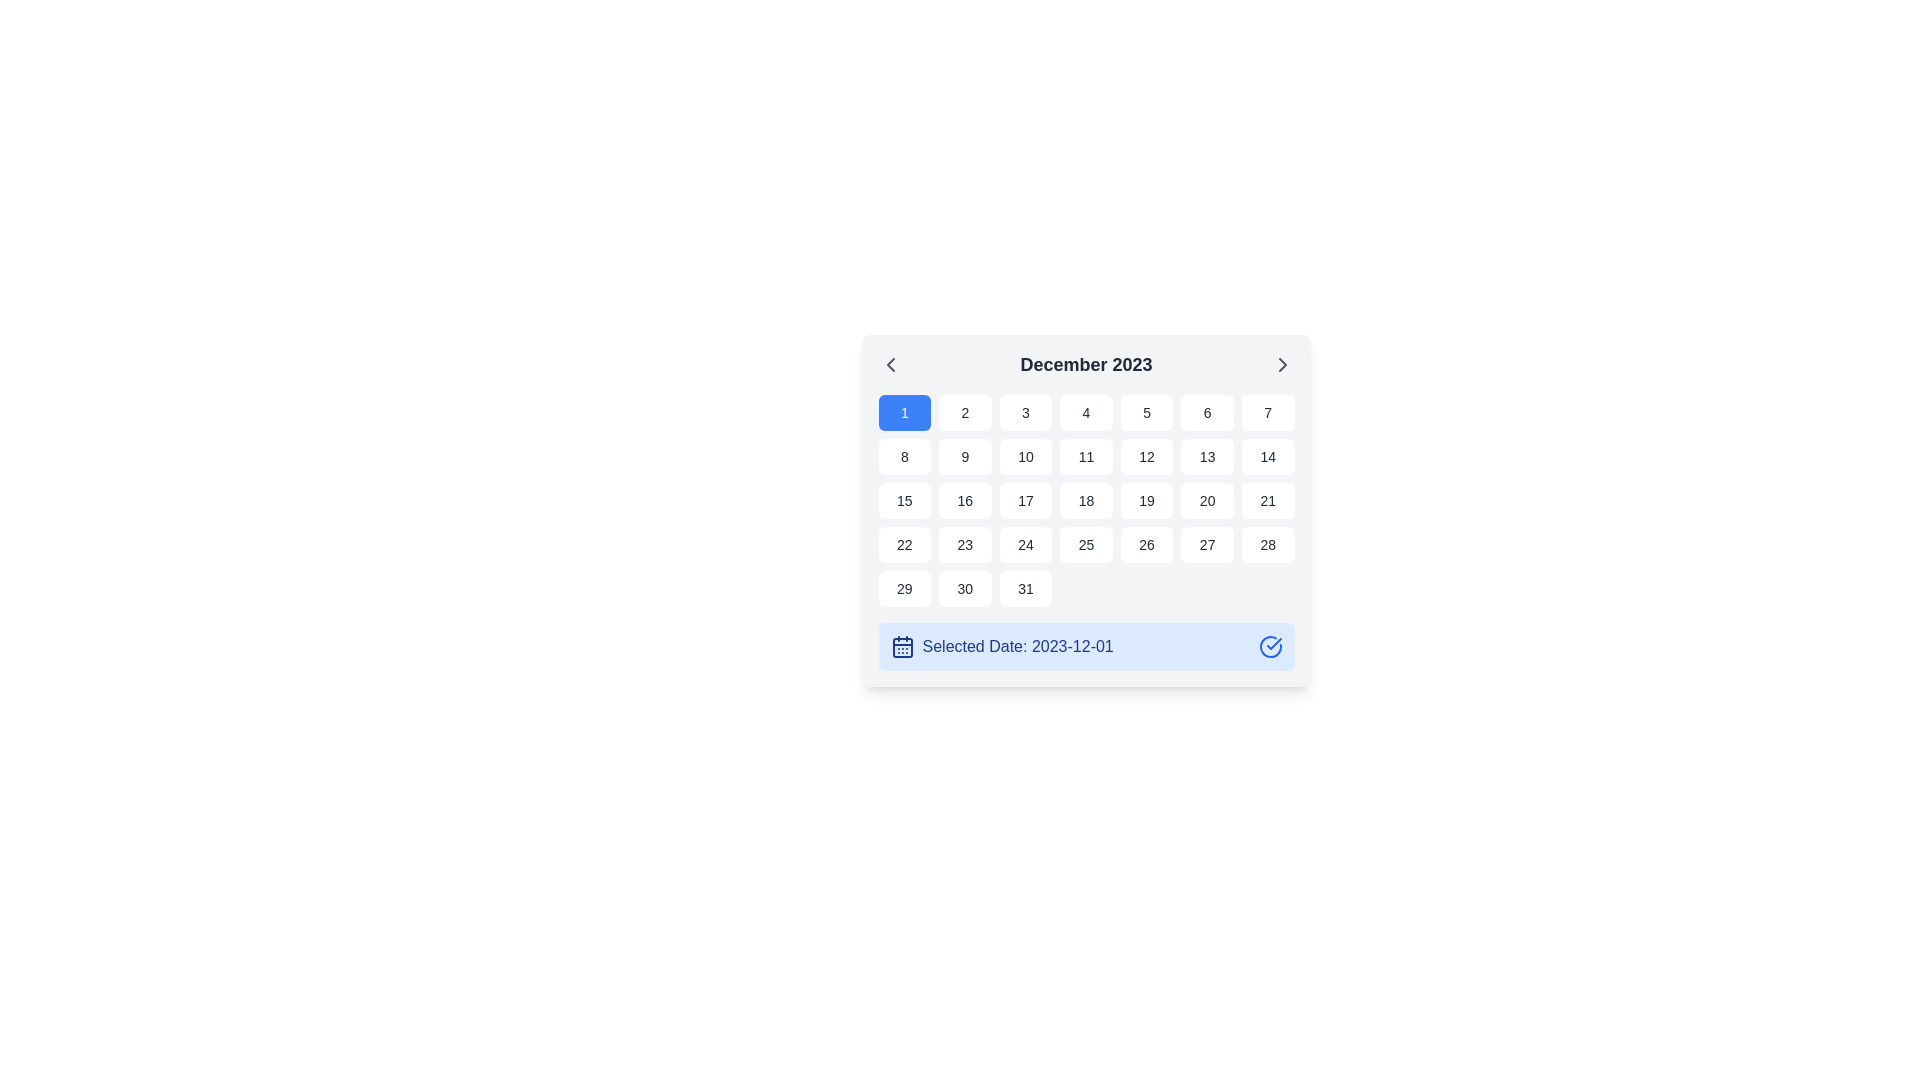 The height and width of the screenshot is (1080, 1920). What do you see at coordinates (889, 365) in the screenshot?
I see `the left-pointing chevron icon, which is dark gray and located to the left of the 'December 2023' text` at bounding box center [889, 365].